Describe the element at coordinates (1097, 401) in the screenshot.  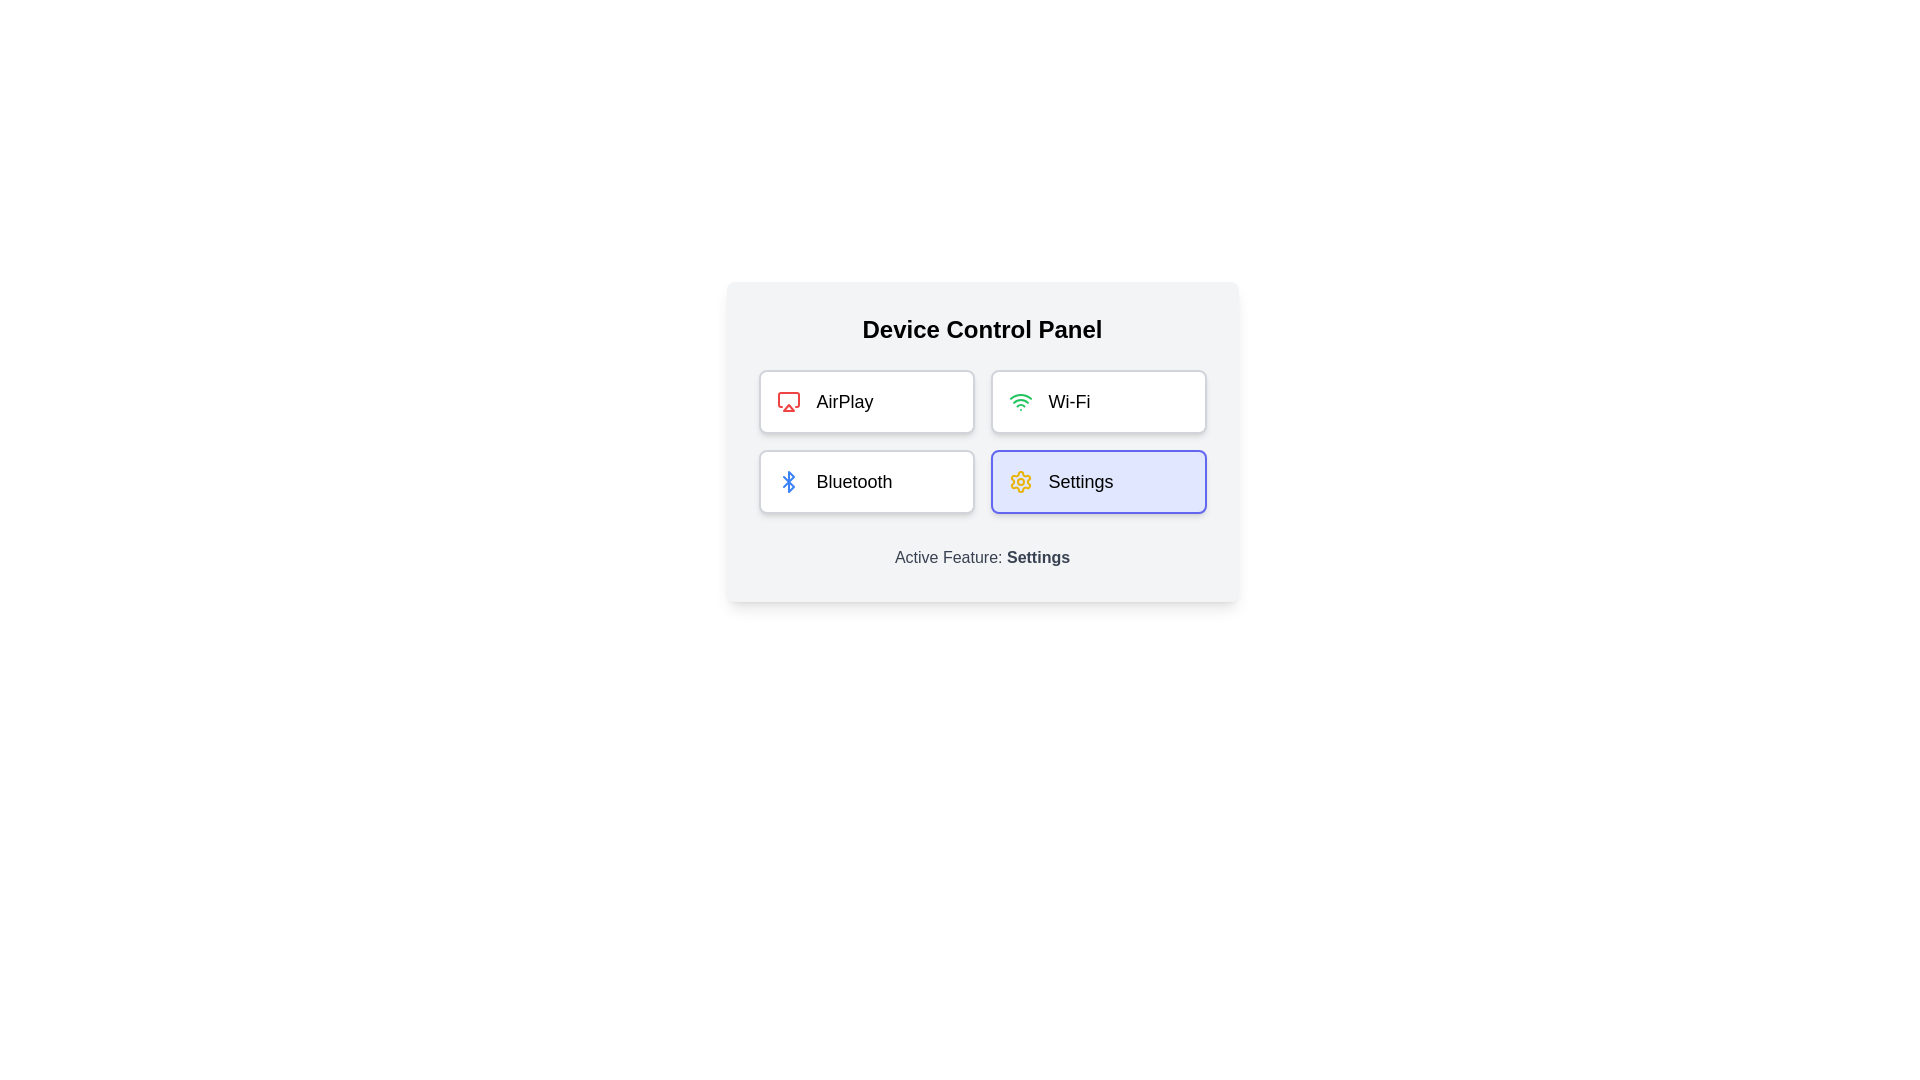
I see `the feature button Wi-Fi to view its hover effect` at that location.